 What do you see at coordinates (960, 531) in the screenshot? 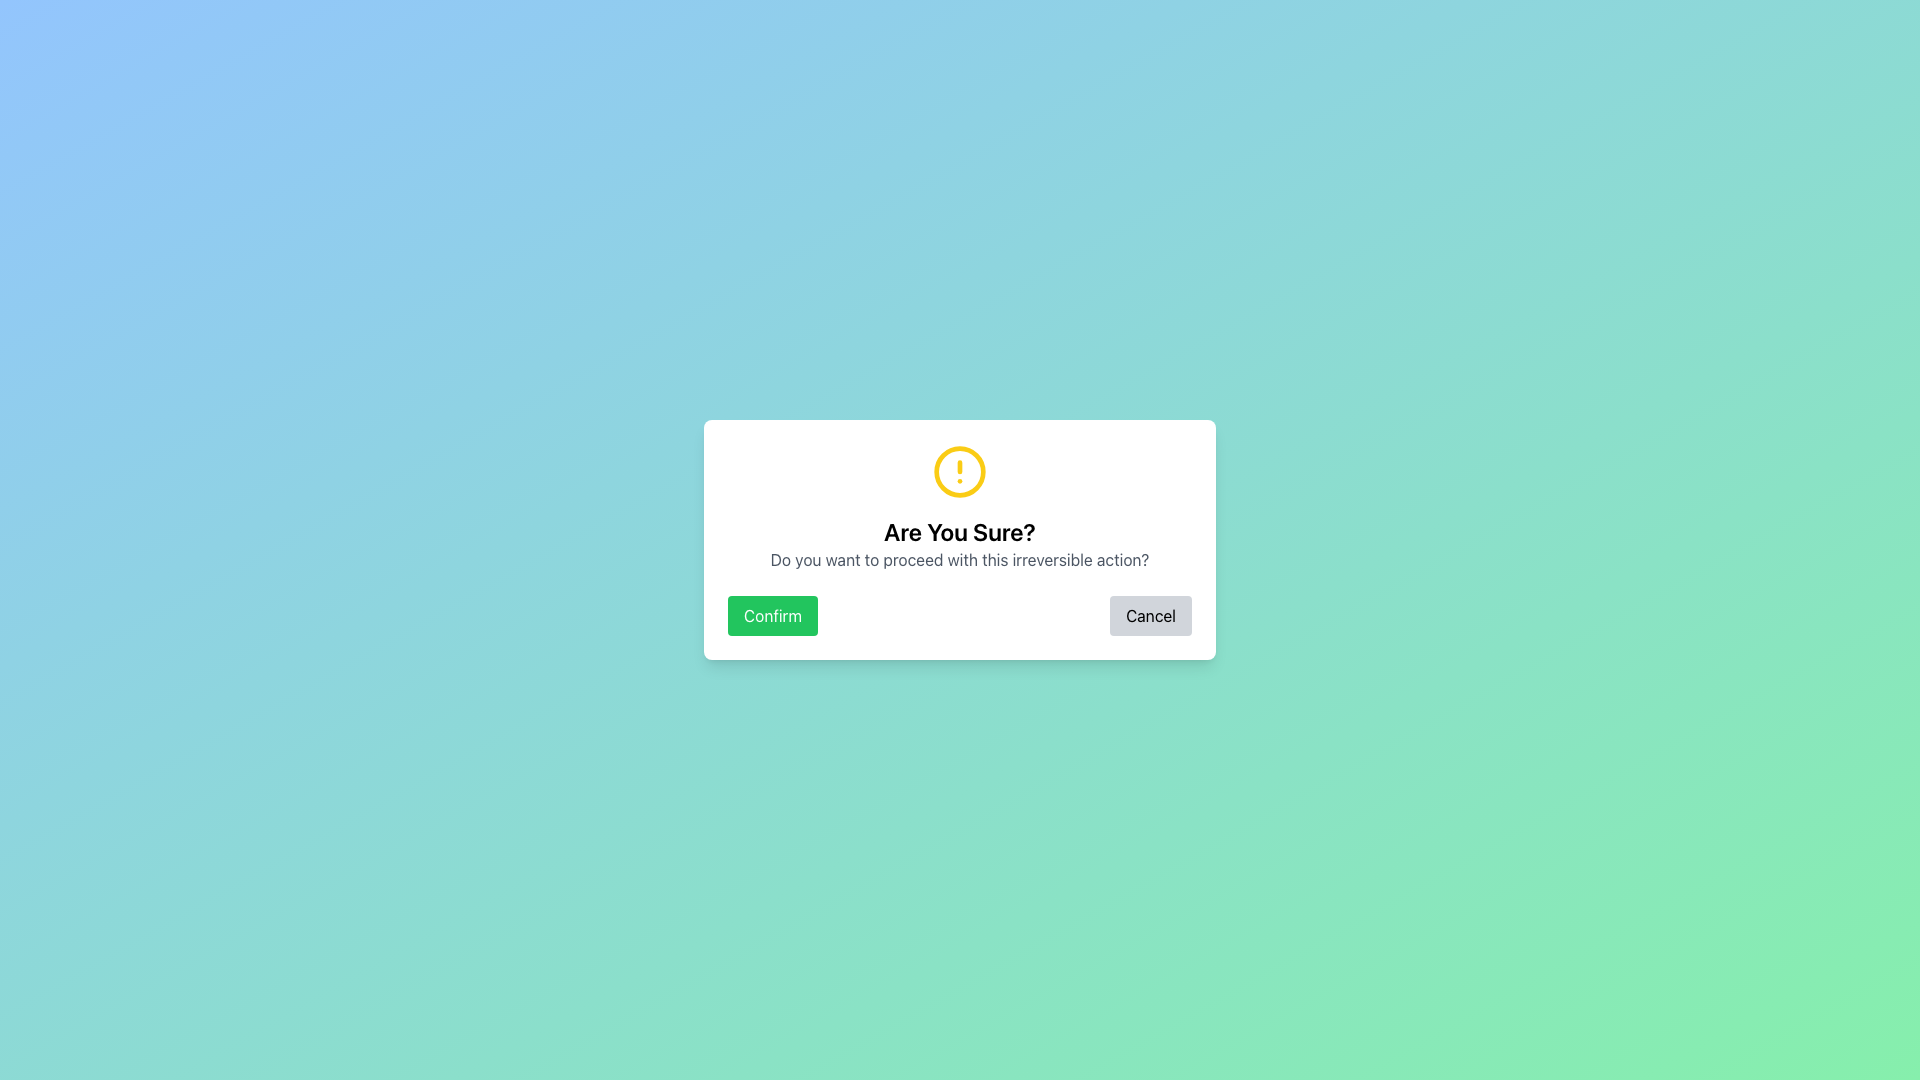
I see `text header displaying 'Are You Sure?' which is bold and large, centered within the modal content, and positioned above a description text and below a warning icon` at bounding box center [960, 531].